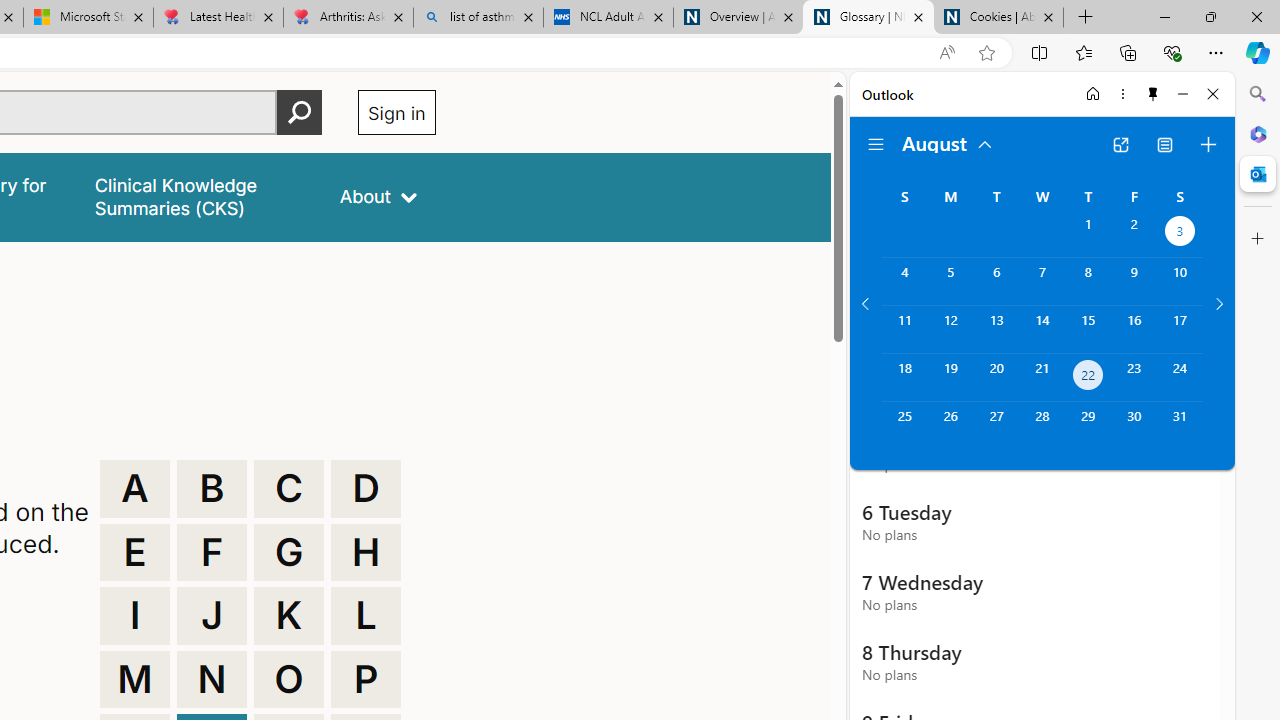 The height and width of the screenshot is (720, 1280). What do you see at coordinates (1180, 424) in the screenshot?
I see `'Saturday, August 31, 2024. '` at bounding box center [1180, 424].